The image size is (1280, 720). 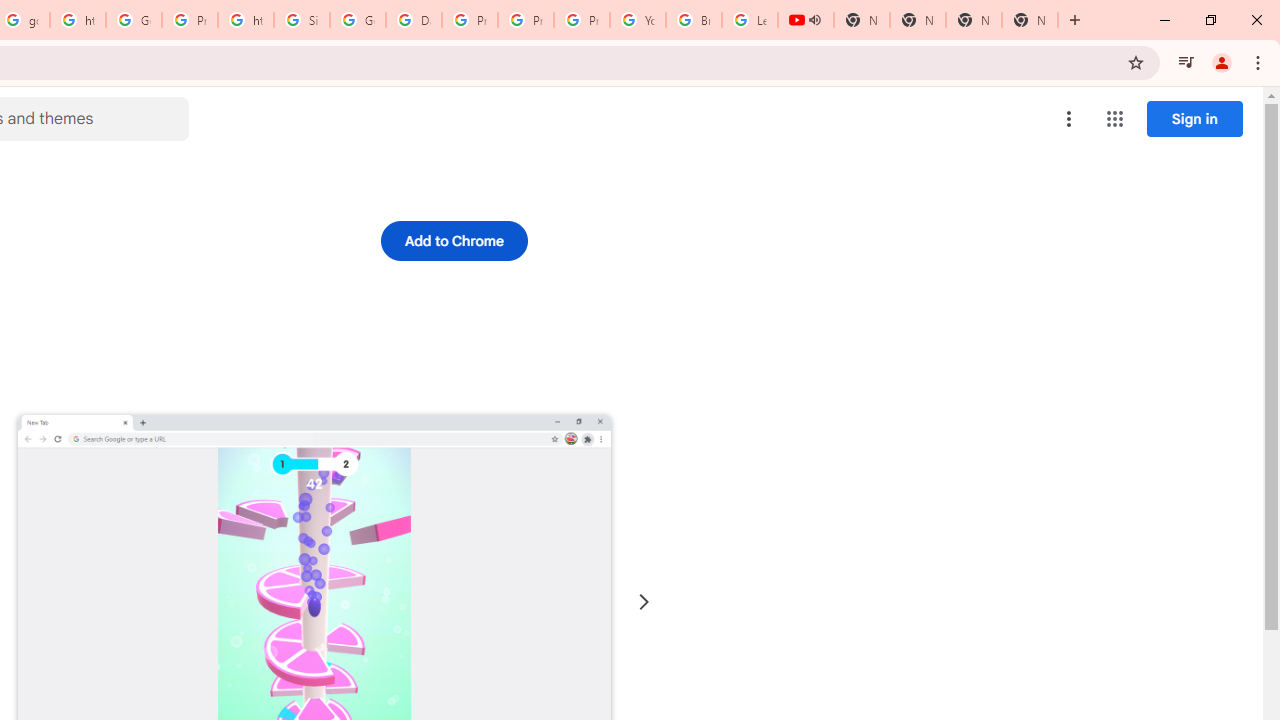 I want to click on 'New Tab', so click(x=1030, y=20).